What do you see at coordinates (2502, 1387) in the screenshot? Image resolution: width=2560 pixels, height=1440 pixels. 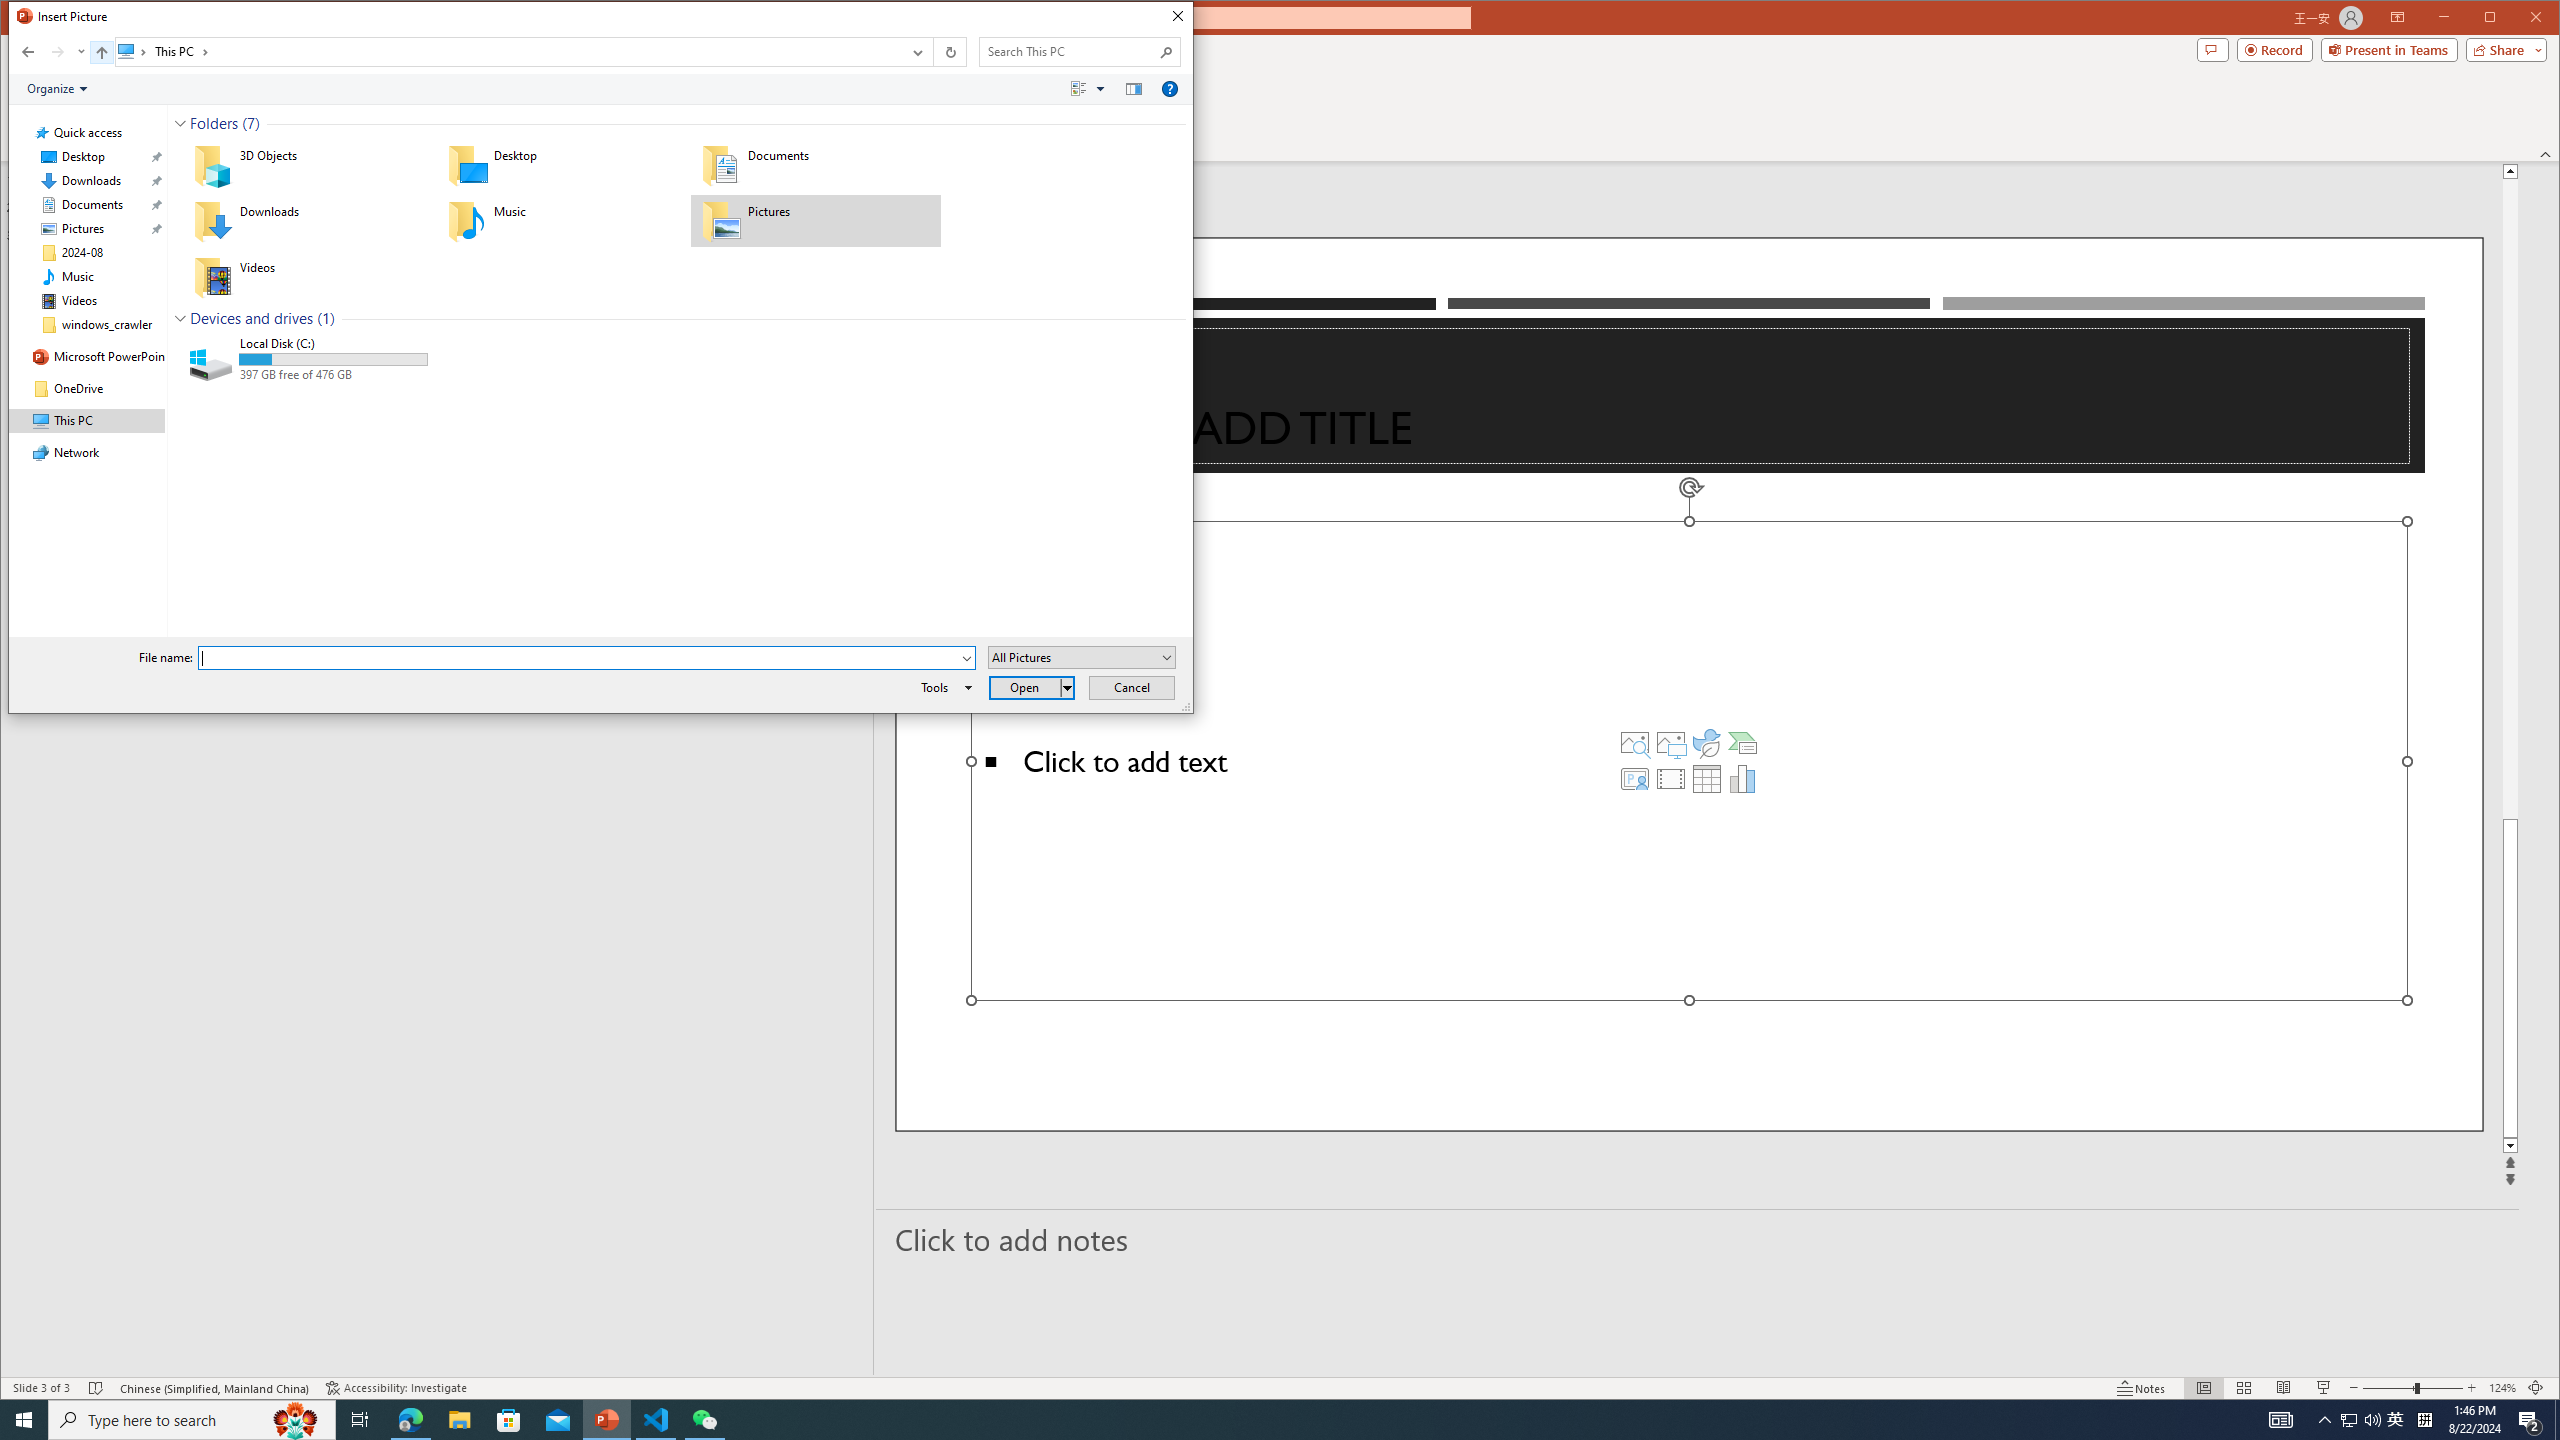 I see `'Zoom 124%'` at bounding box center [2502, 1387].